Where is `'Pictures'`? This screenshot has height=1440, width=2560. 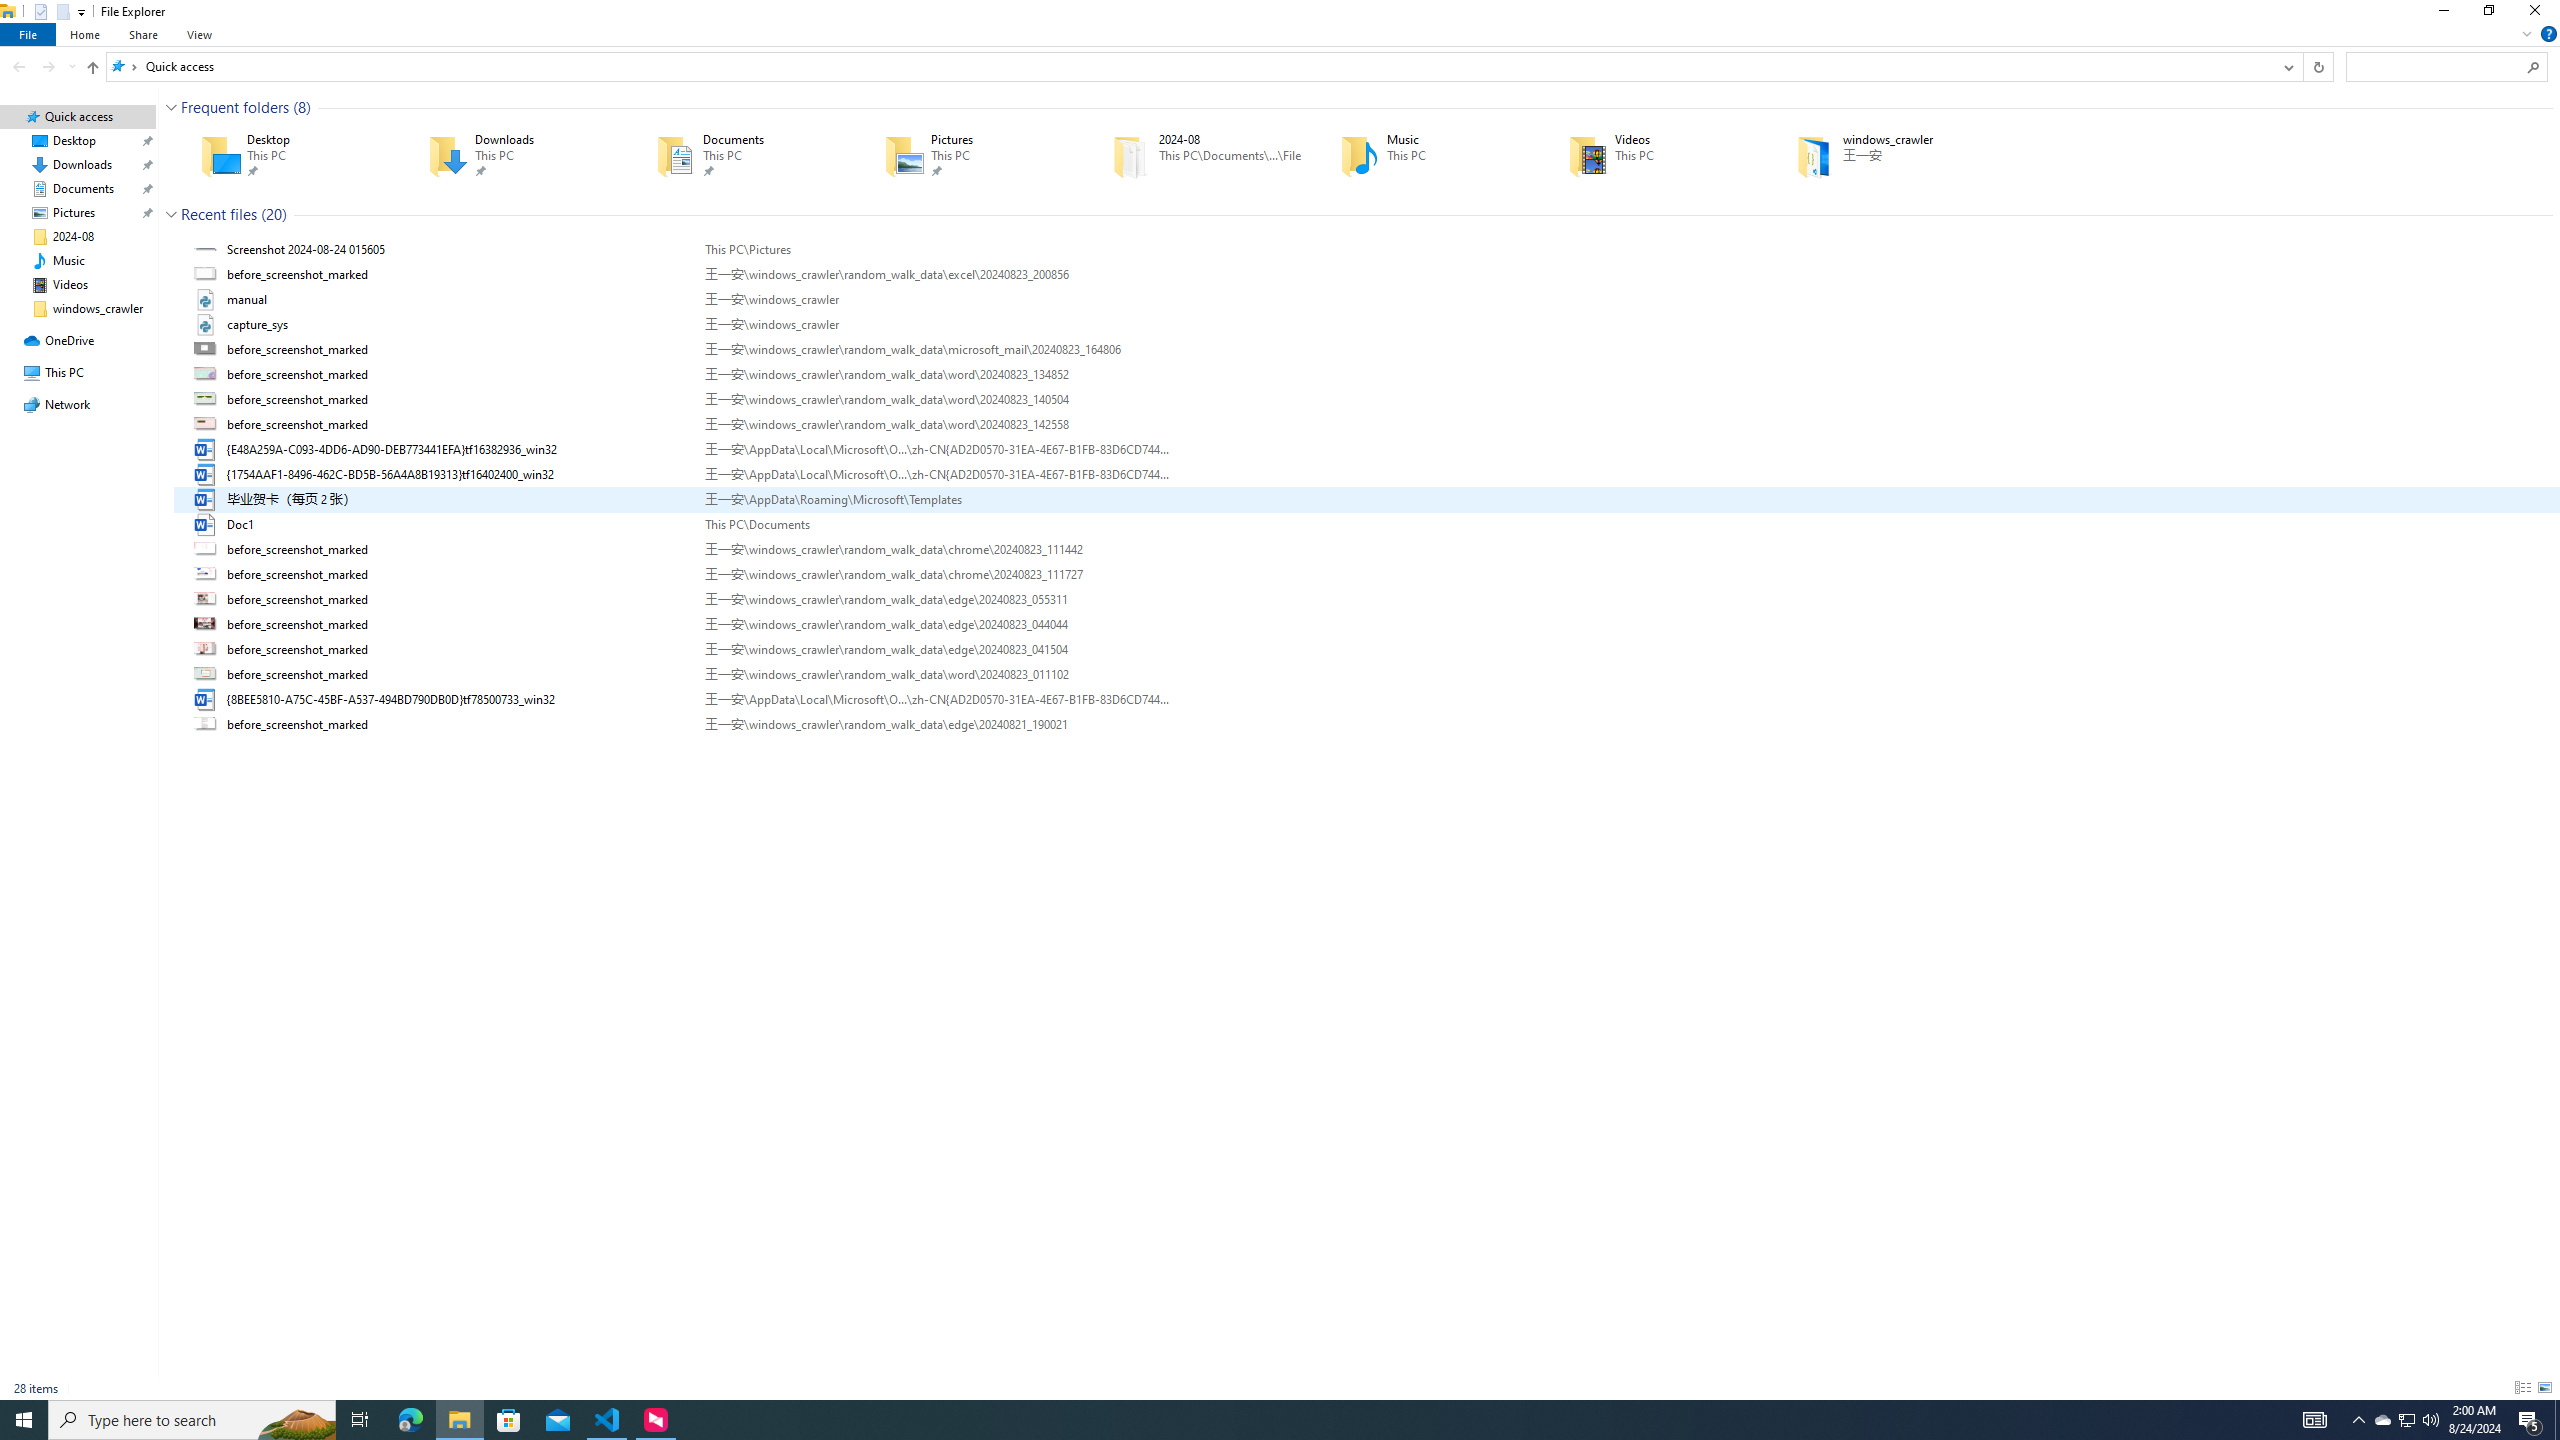
'Pictures' is located at coordinates (970, 154).